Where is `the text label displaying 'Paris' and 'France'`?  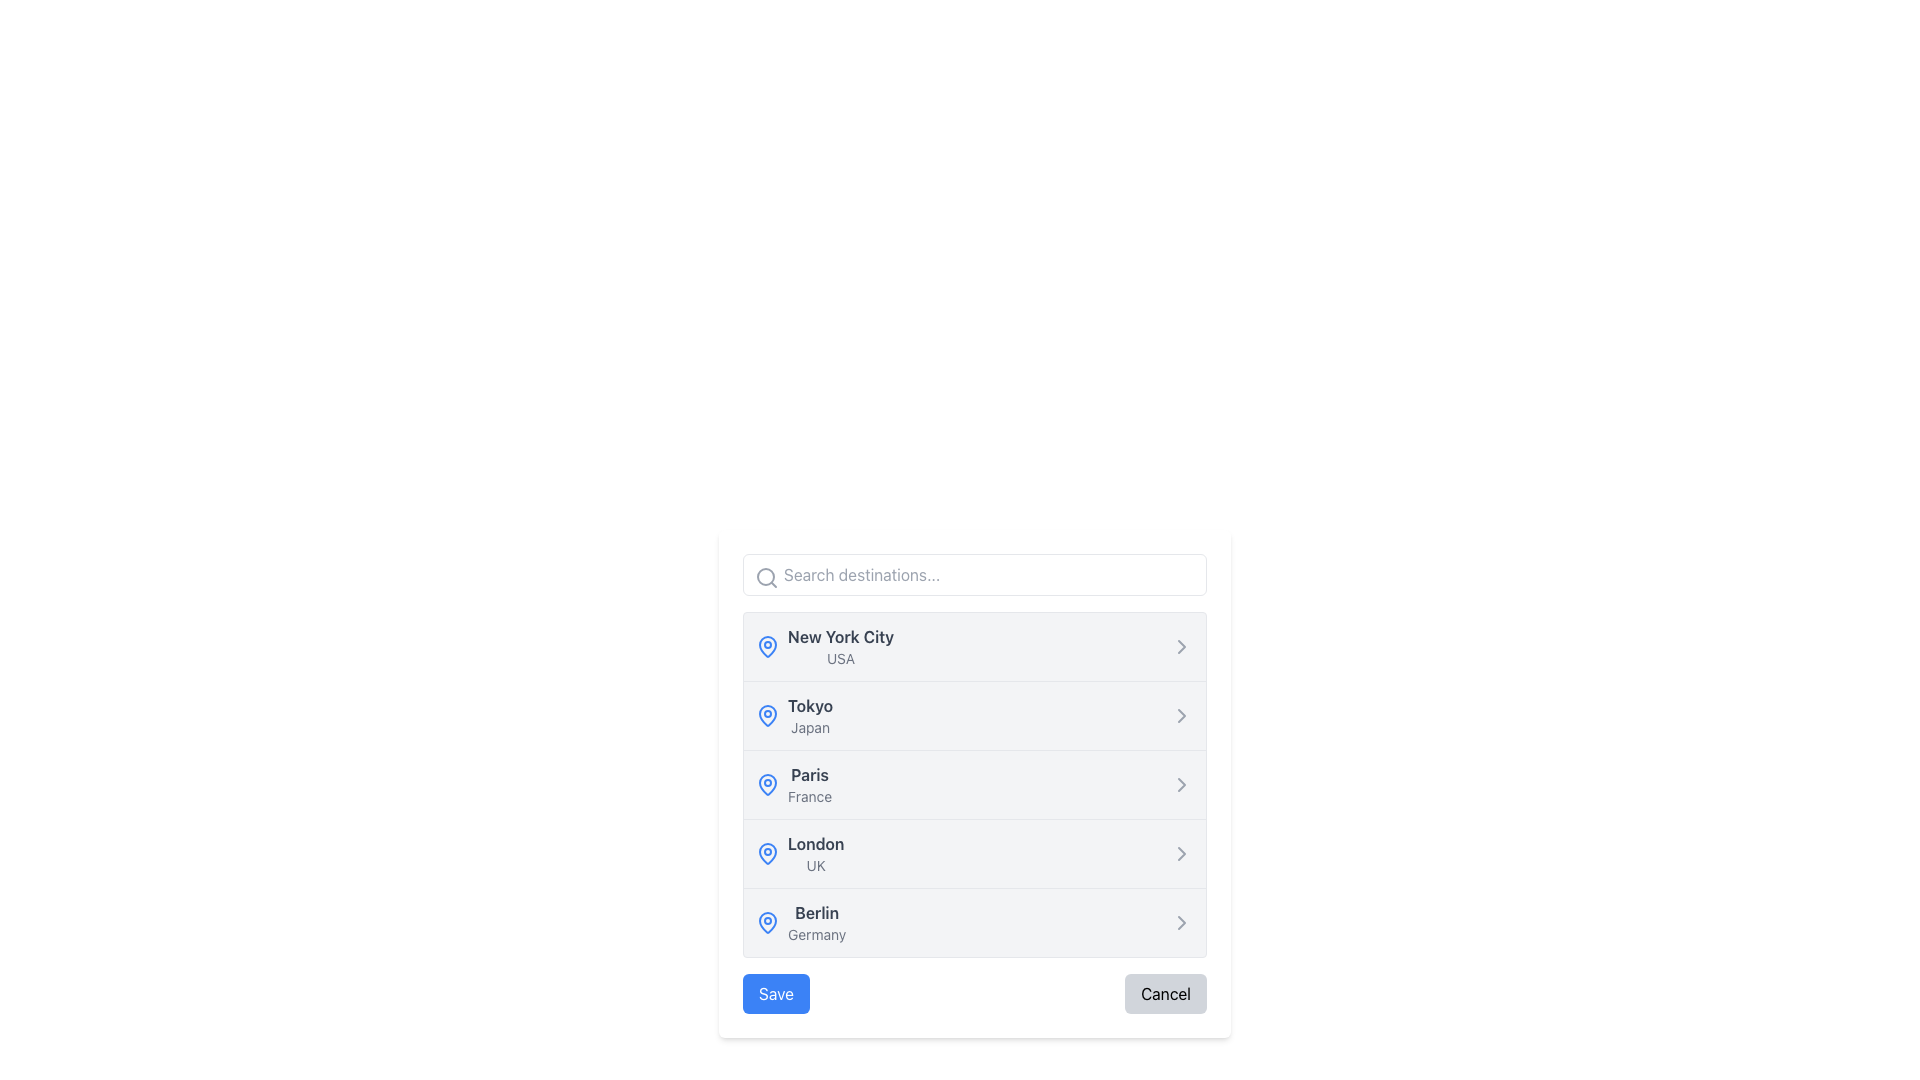
the text label displaying 'Paris' and 'France' is located at coordinates (810, 784).